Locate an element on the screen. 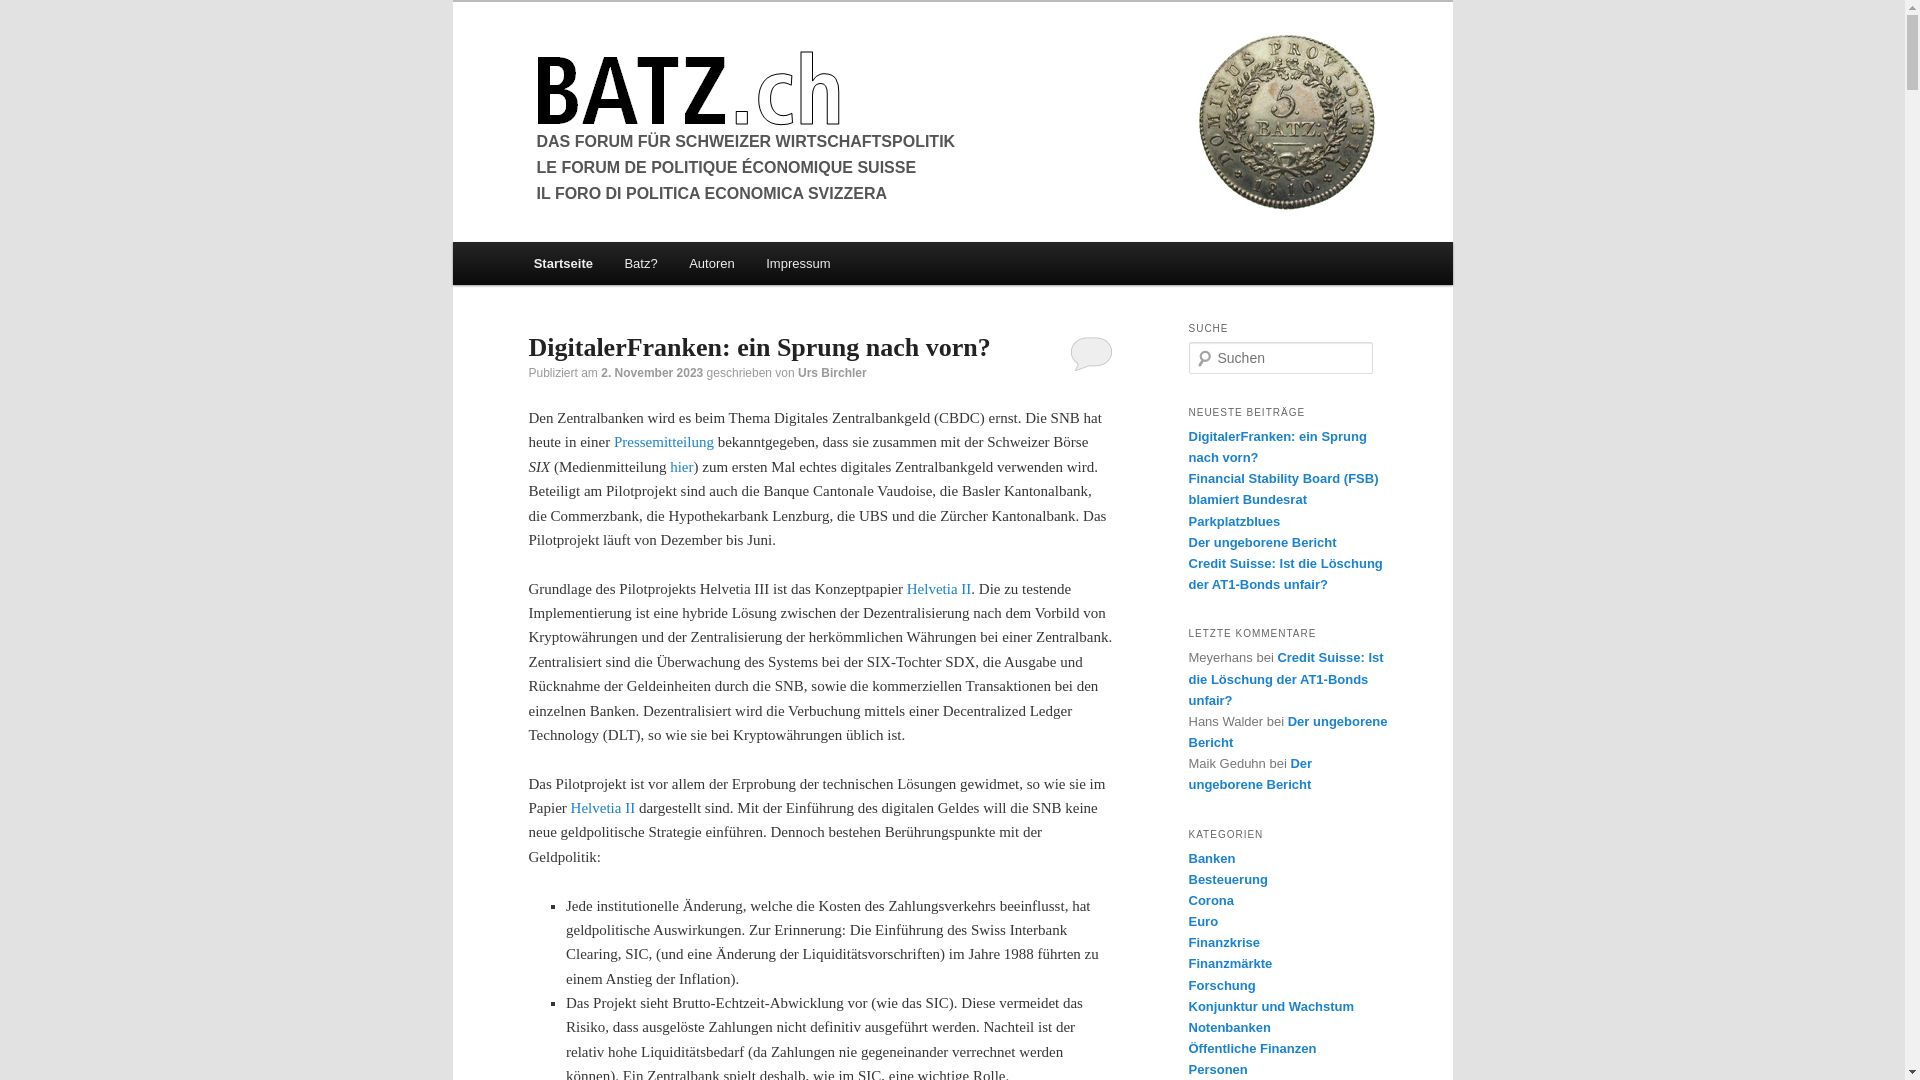 The width and height of the screenshot is (1920, 1080). 'Autoren' is located at coordinates (711, 262).